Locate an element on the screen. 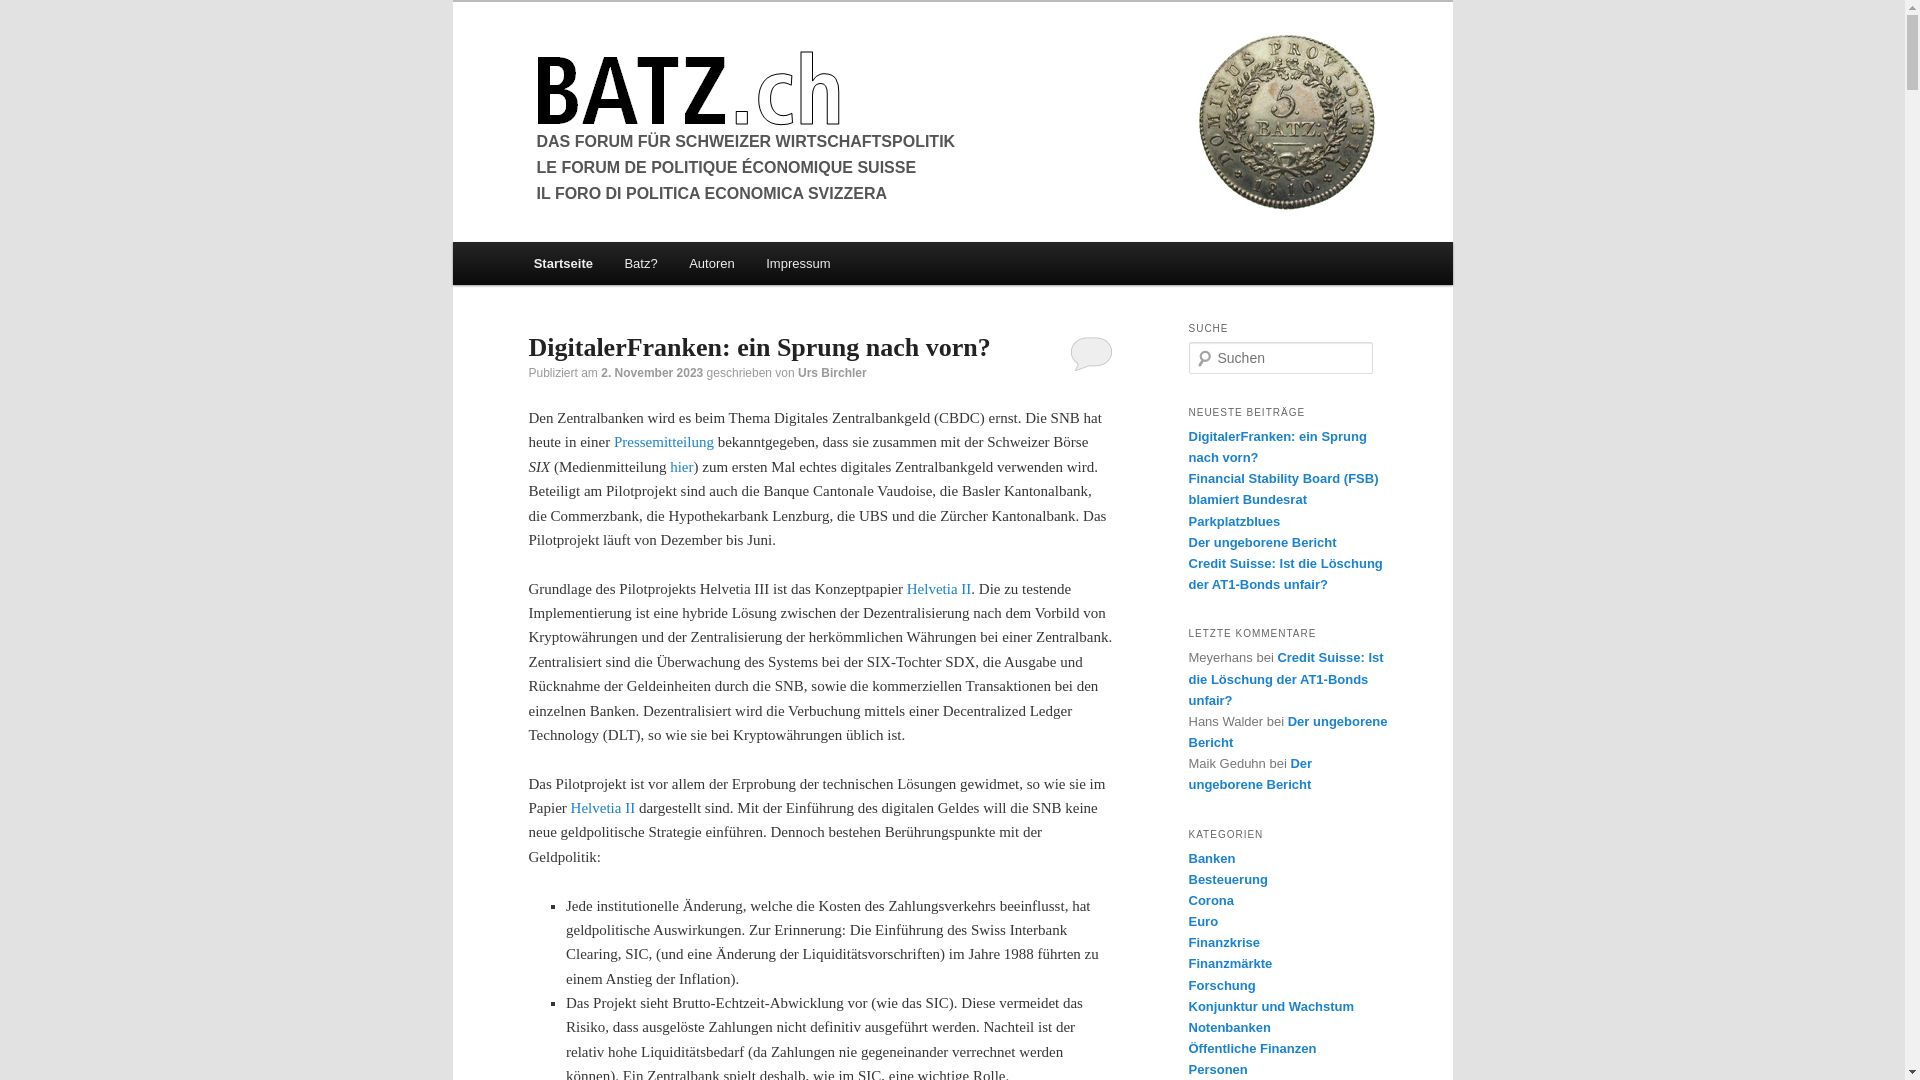 The width and height of the screenshot is (1920, 1080). 'Autoren' is located at coordinates (711, 262).